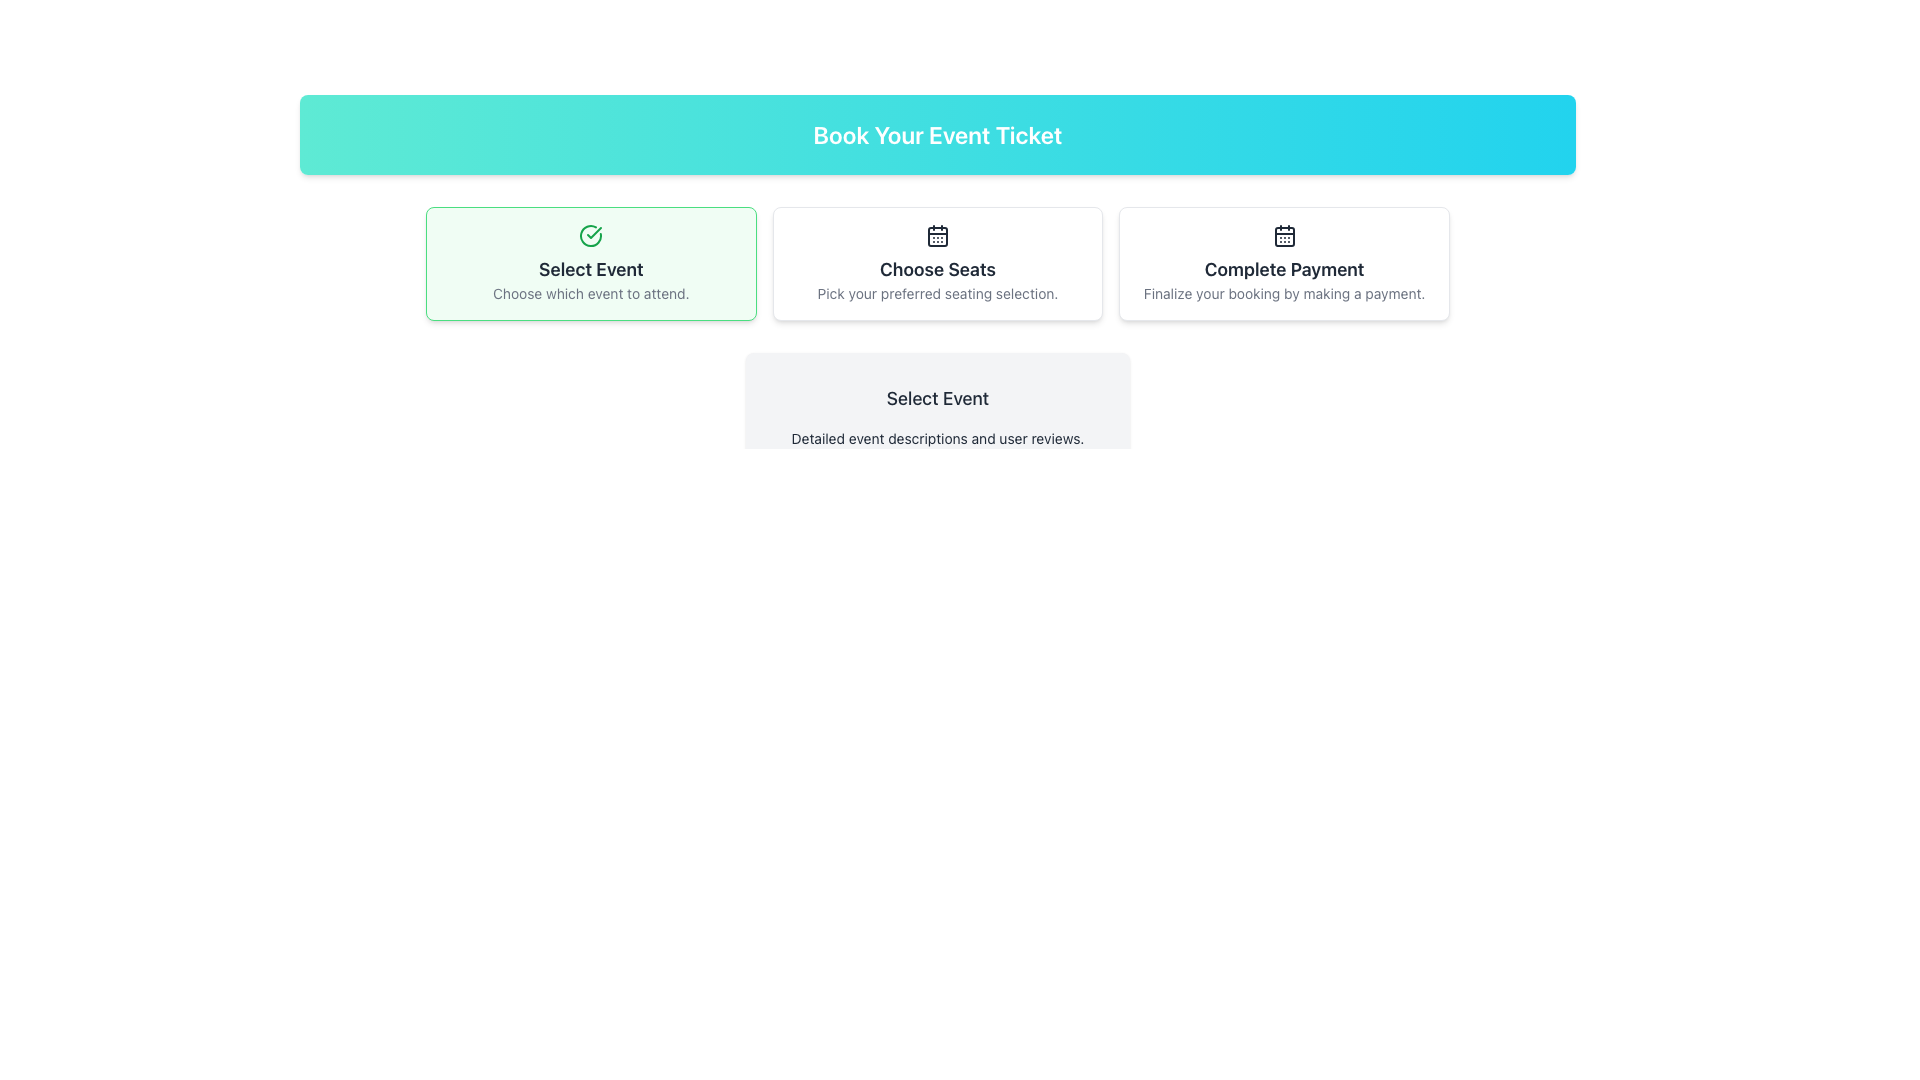 The image size is (1920, 1080). I want to click on the informational text that provides guidance related to the 'Choose Seats' feature, located within the 'Choose Seats' card, directly below its title, so click(936, 293).